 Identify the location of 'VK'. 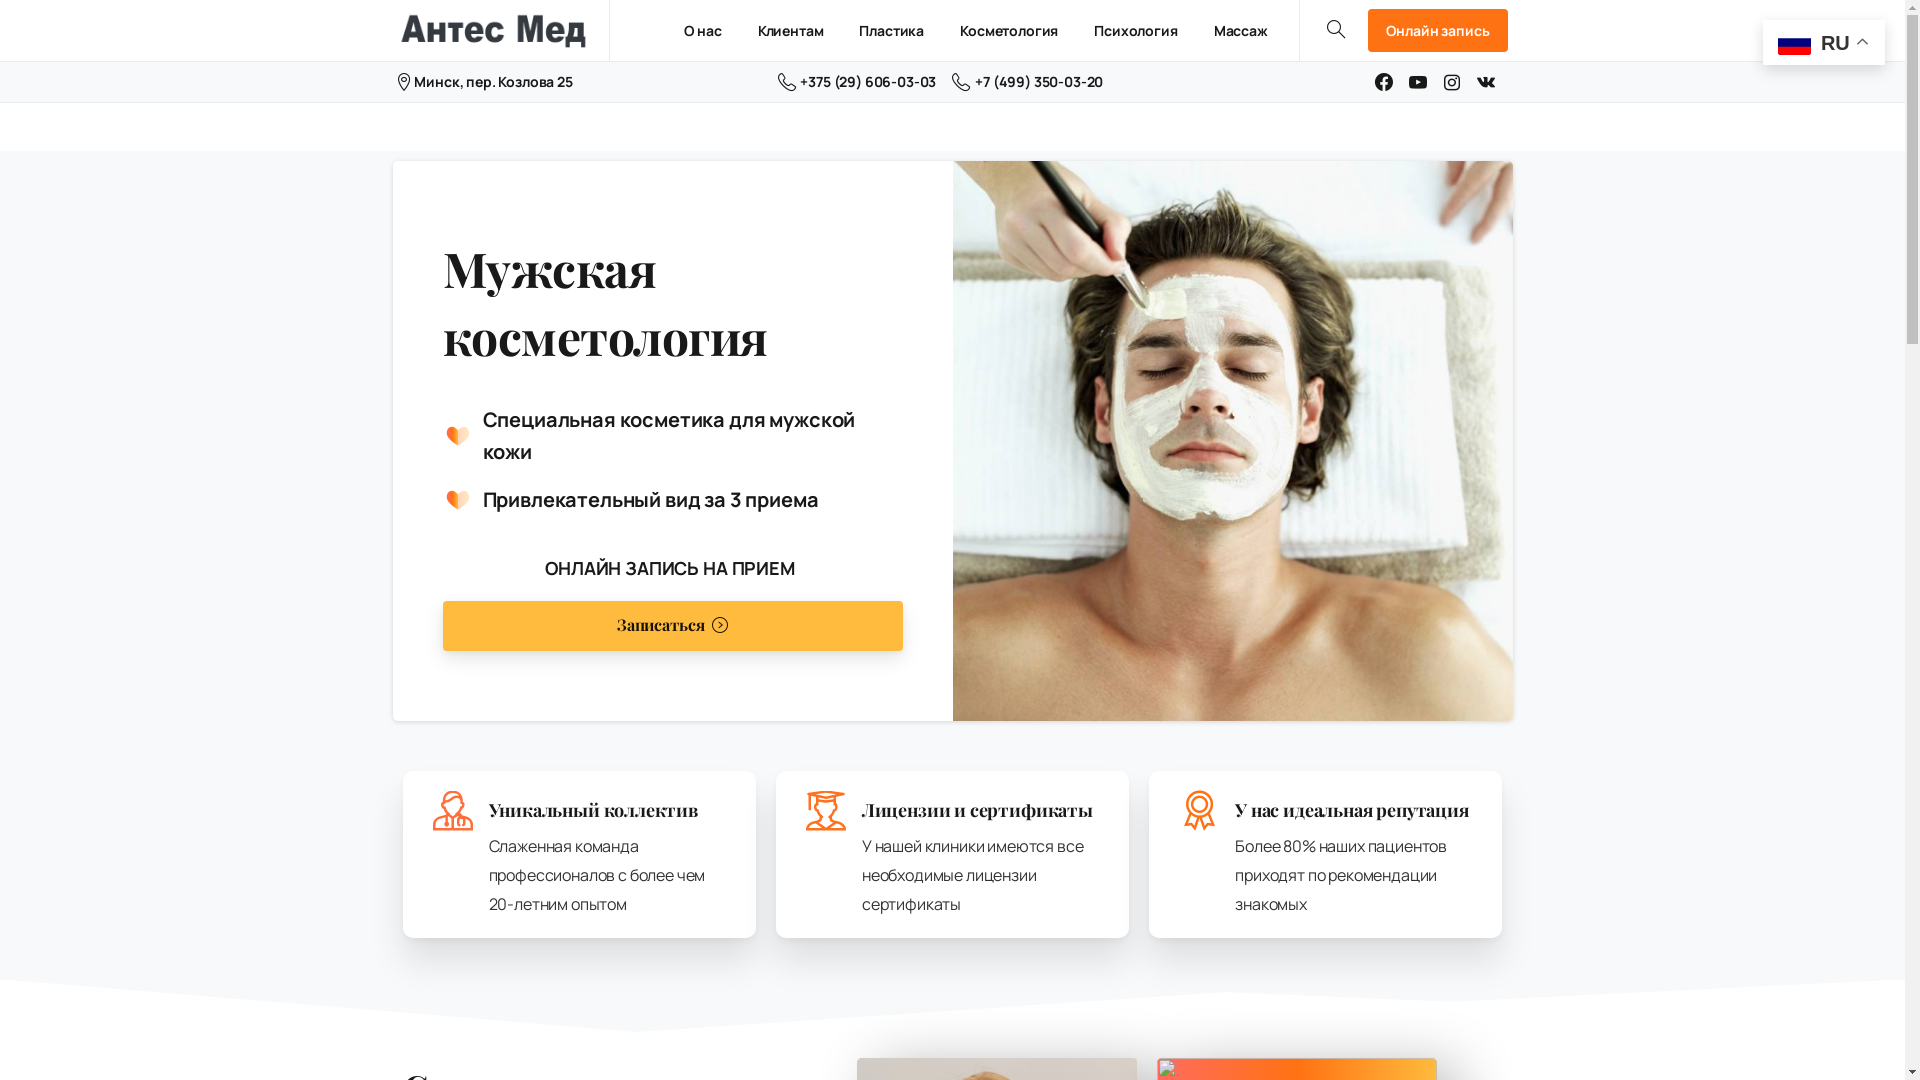
(1486, 80).